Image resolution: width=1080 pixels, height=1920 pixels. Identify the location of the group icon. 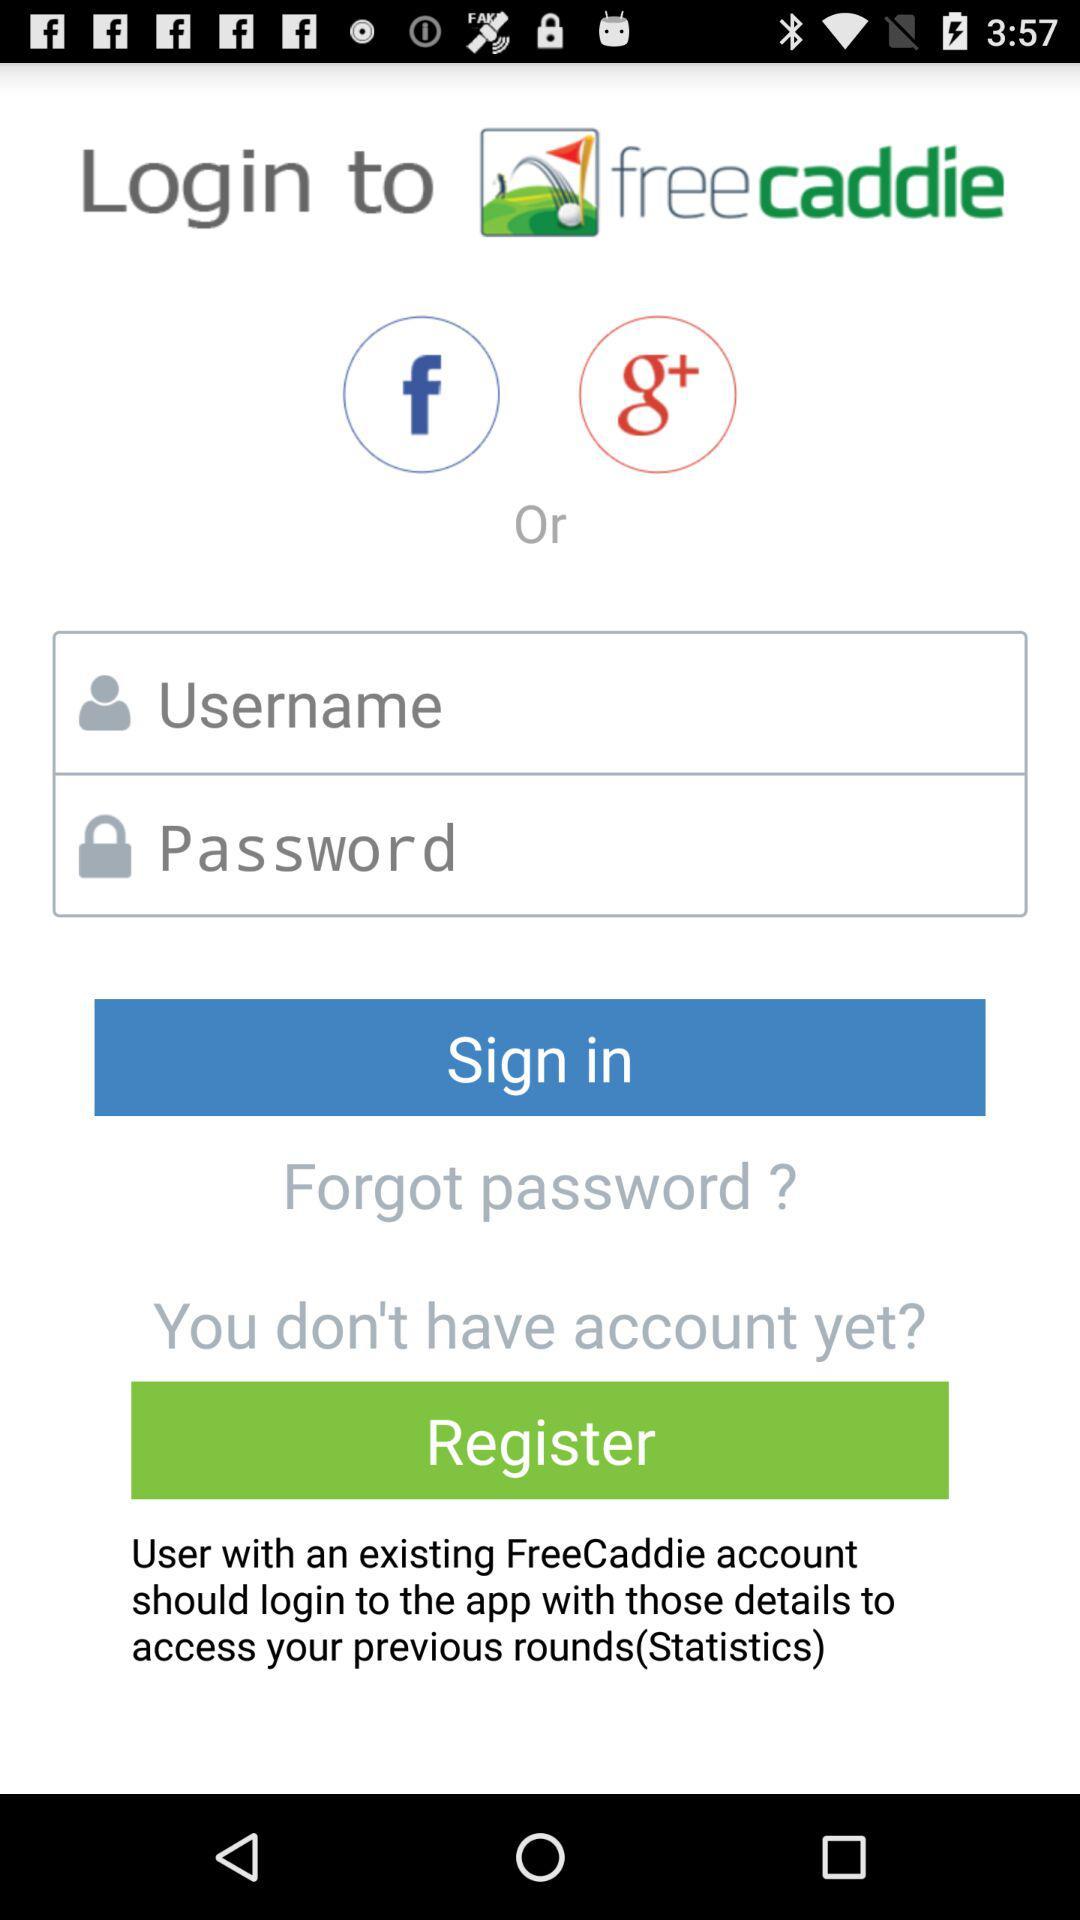
(657, 421).